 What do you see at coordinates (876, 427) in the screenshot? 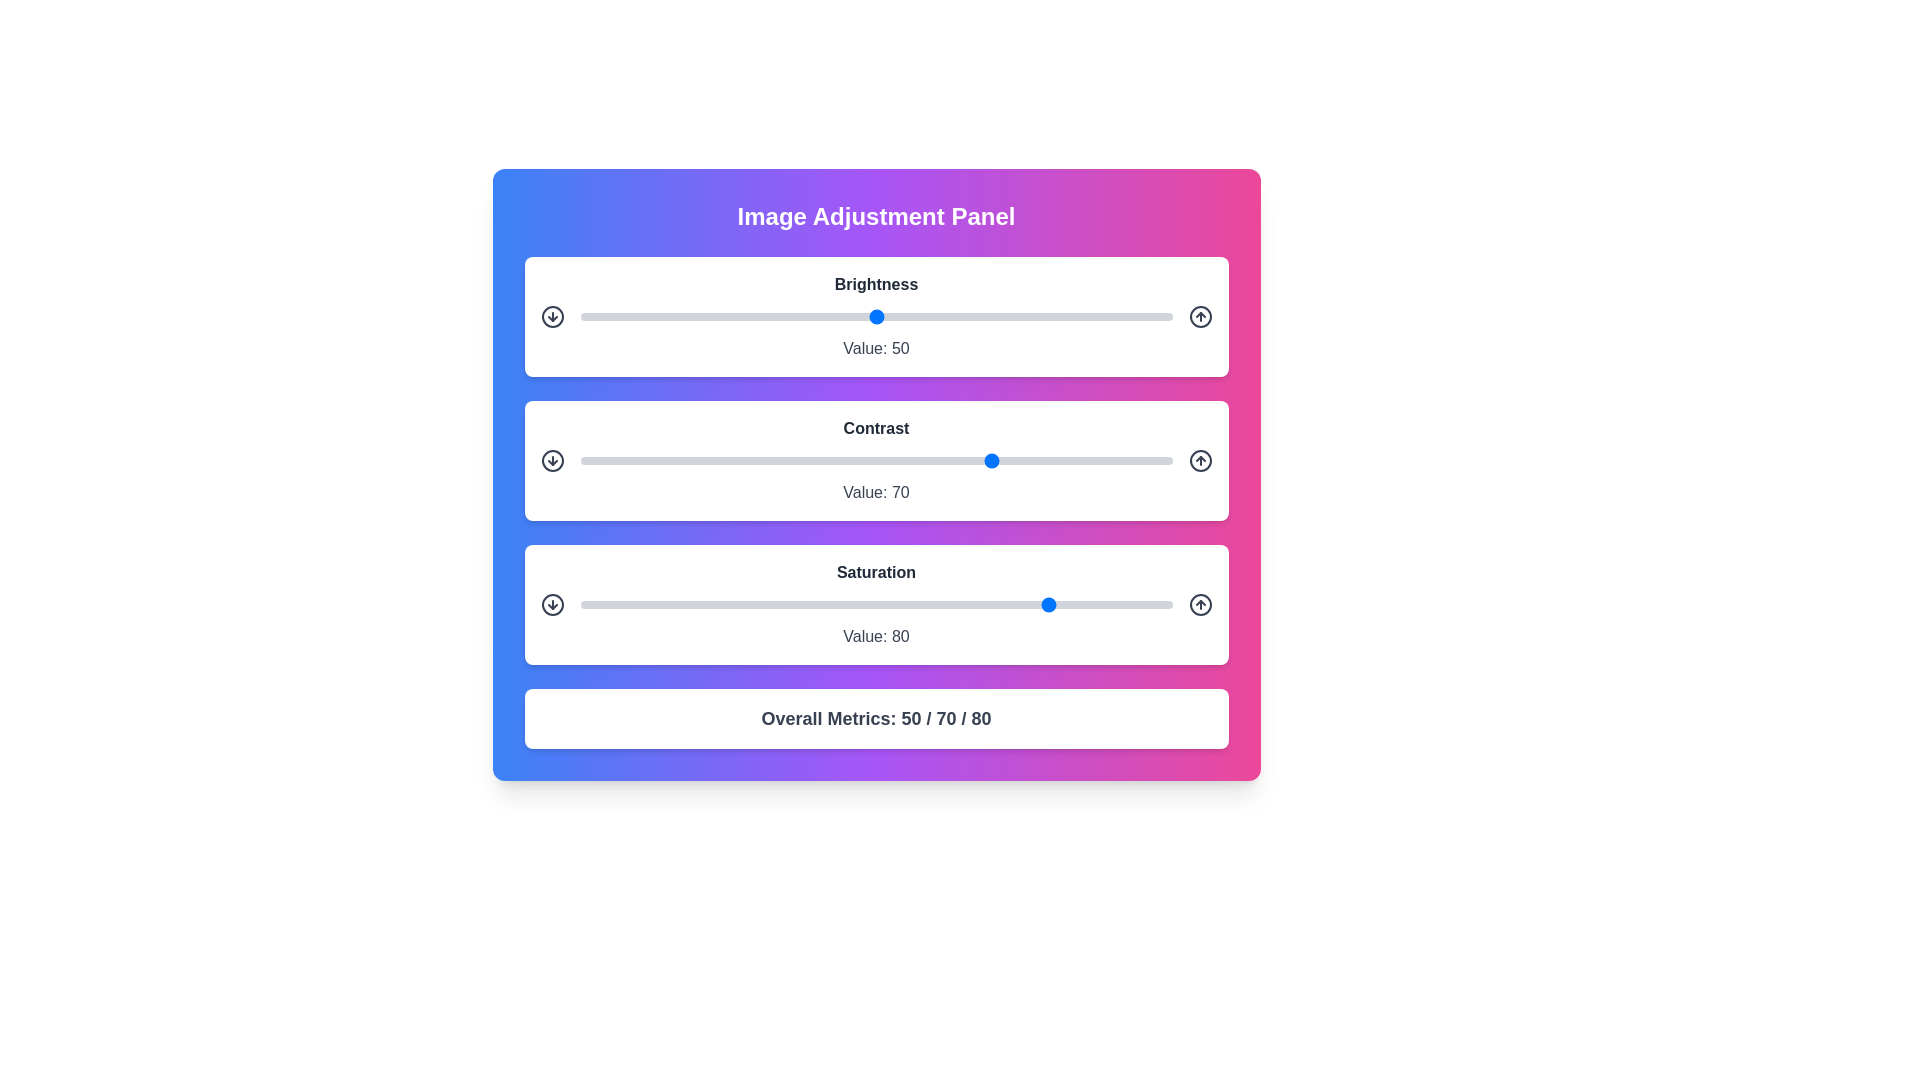
I see `the contrast settings label, which is centrally placed inside a white, rounded rectangle within the settings panel` at bounding box center [876, 427].